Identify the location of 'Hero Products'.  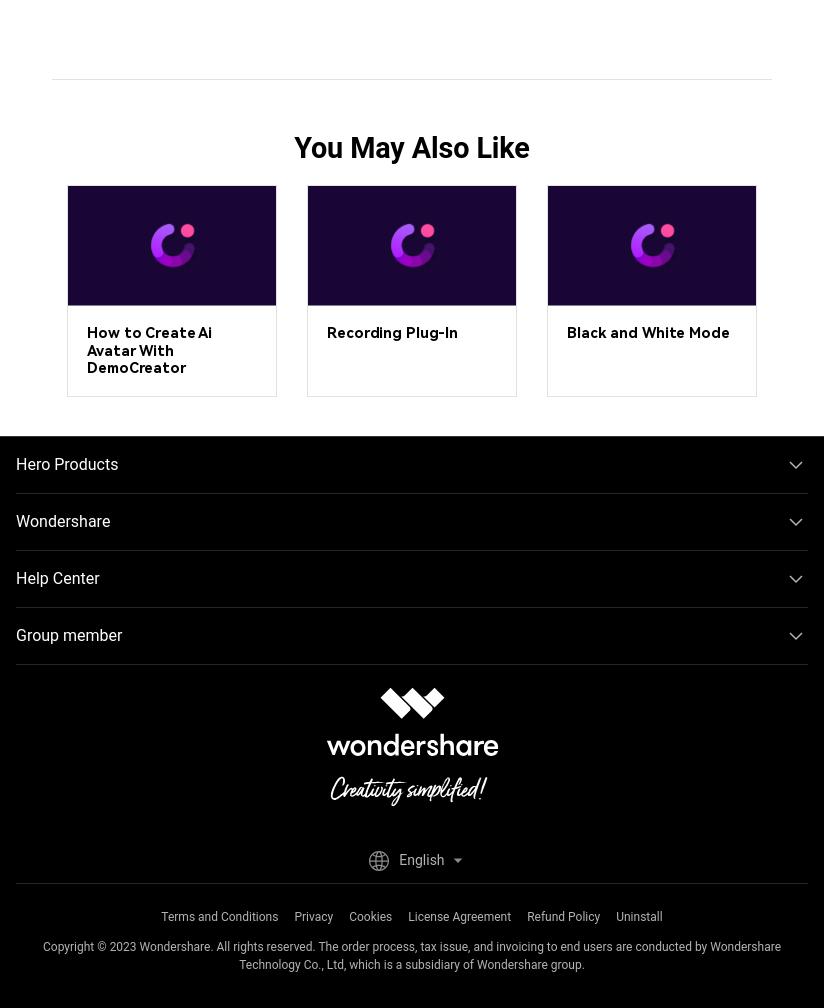
(14, 463).